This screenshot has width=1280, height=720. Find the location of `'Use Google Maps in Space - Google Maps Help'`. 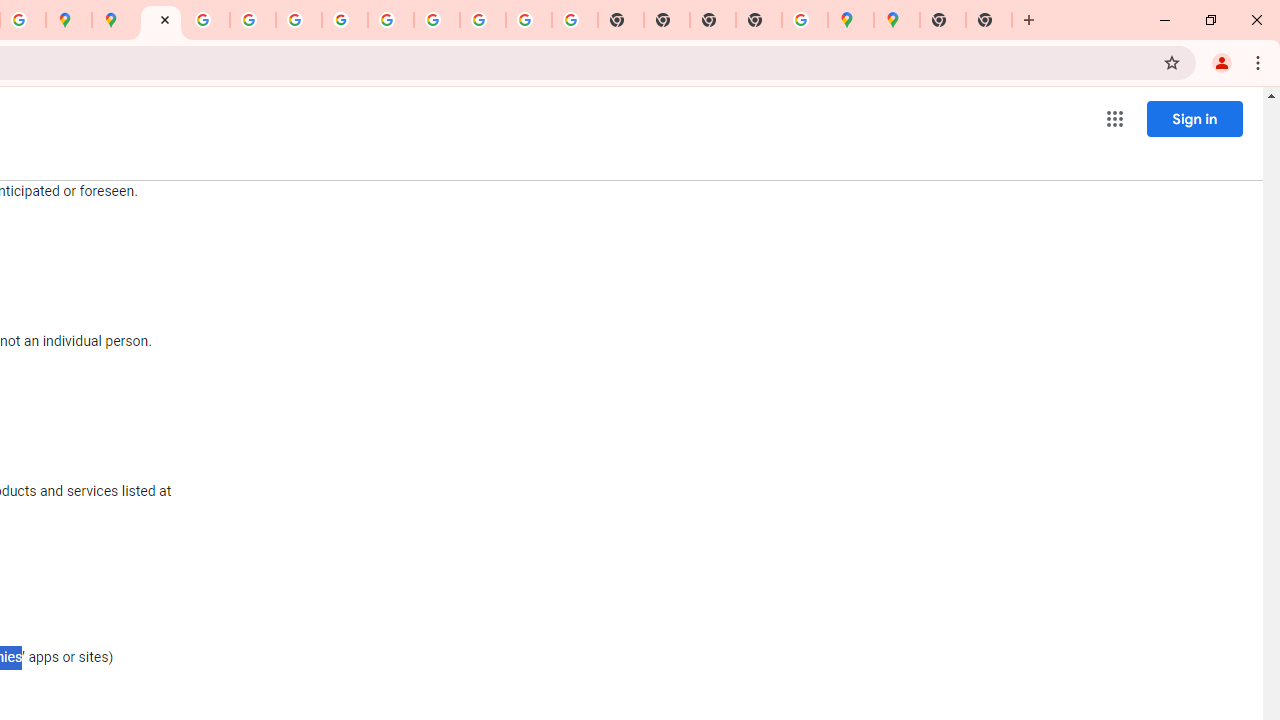

'Use Google Maps in Space - Google Maps Help' is located at coordinates (805, 20).